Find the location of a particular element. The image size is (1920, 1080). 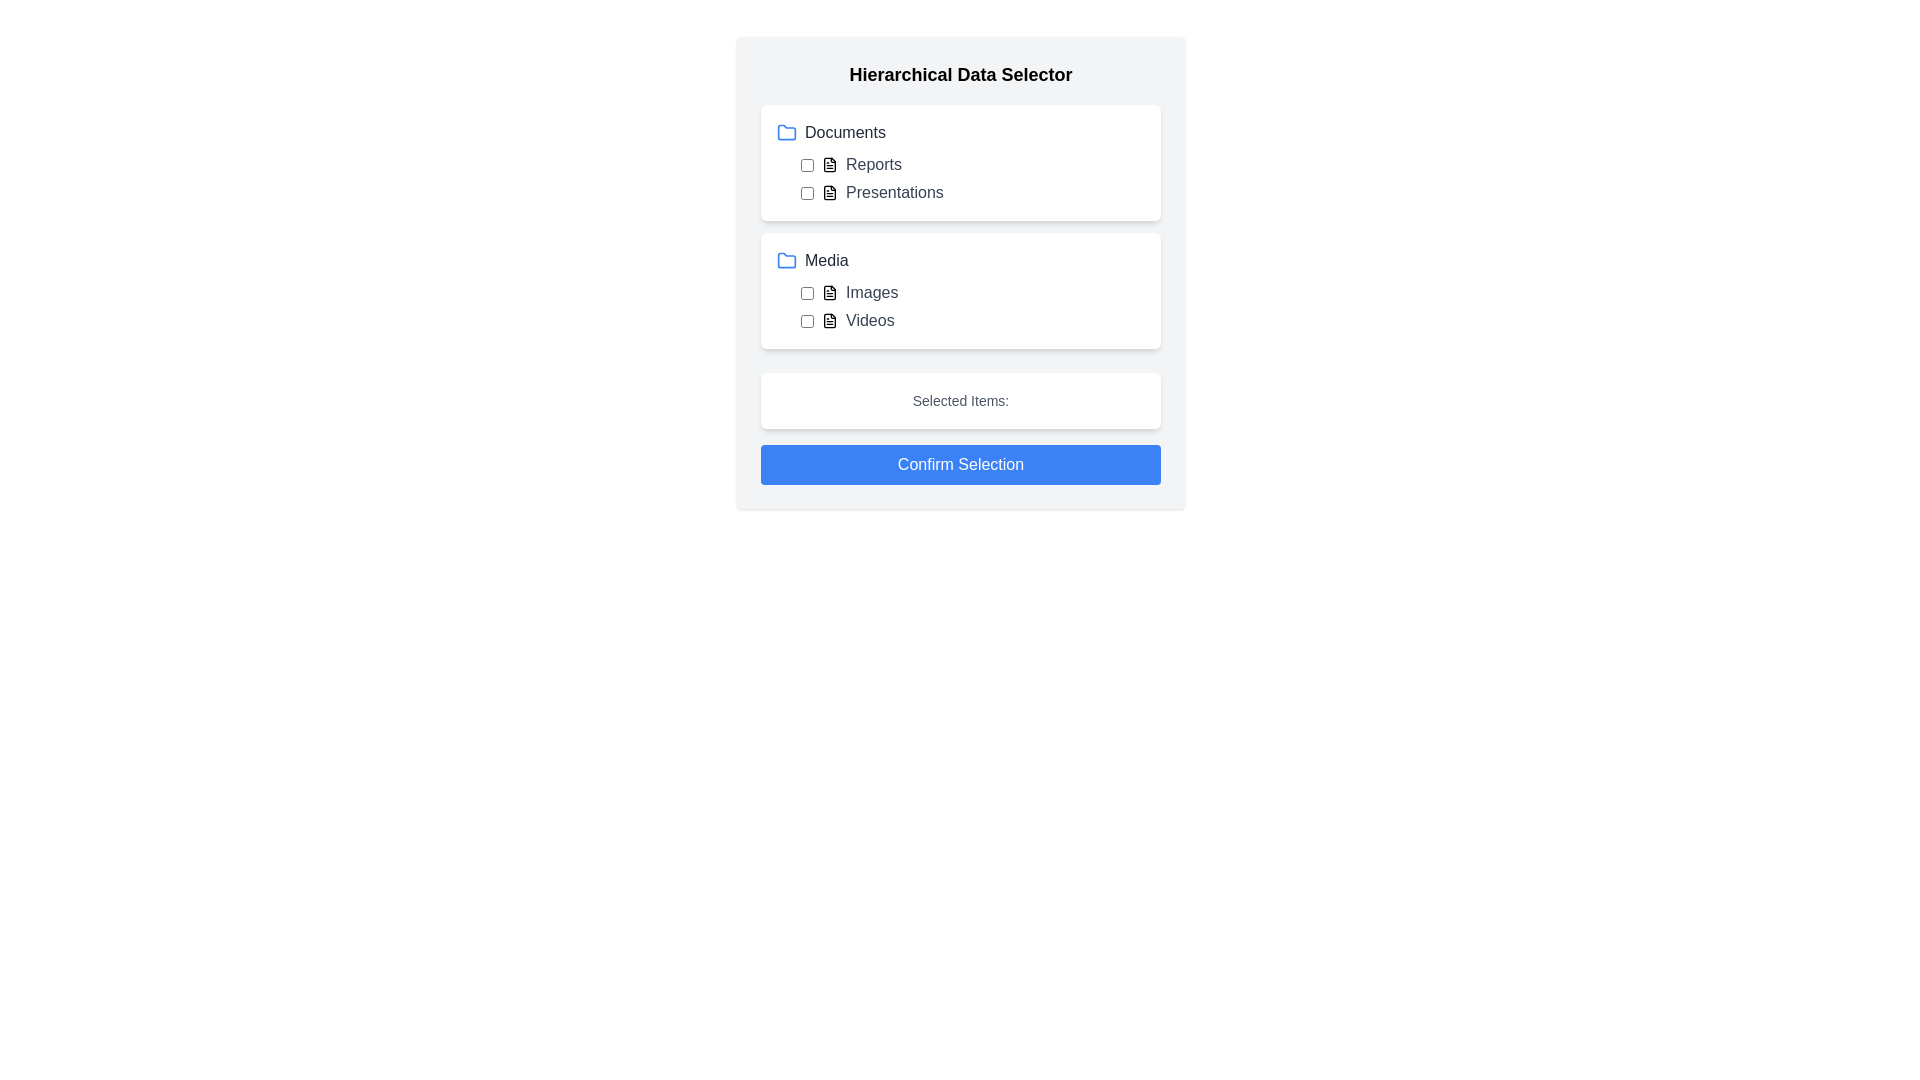

the Decorative icon (SVG-based) that is positioned next to the 'Presentations' checkbox within the 'Documents' category is located at coordinates (830, 192).